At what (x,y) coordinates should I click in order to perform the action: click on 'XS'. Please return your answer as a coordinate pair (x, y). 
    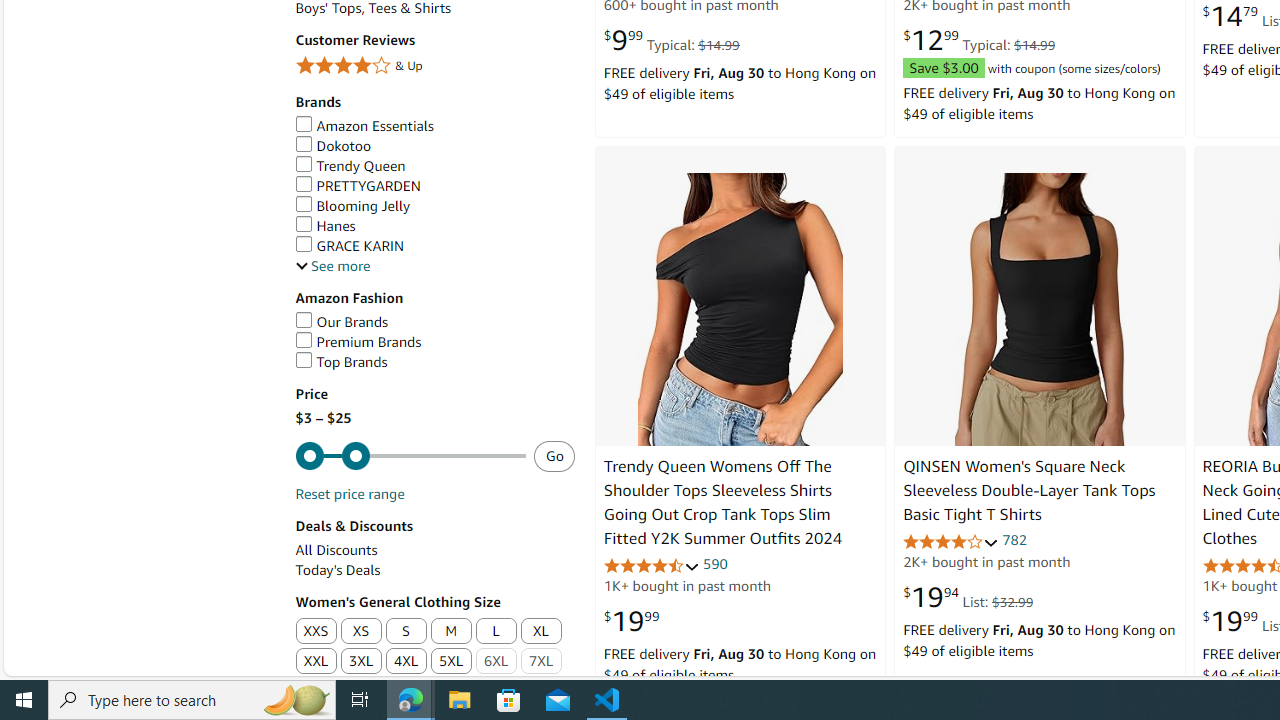
    Looking at the image, I should click on (360, 631).